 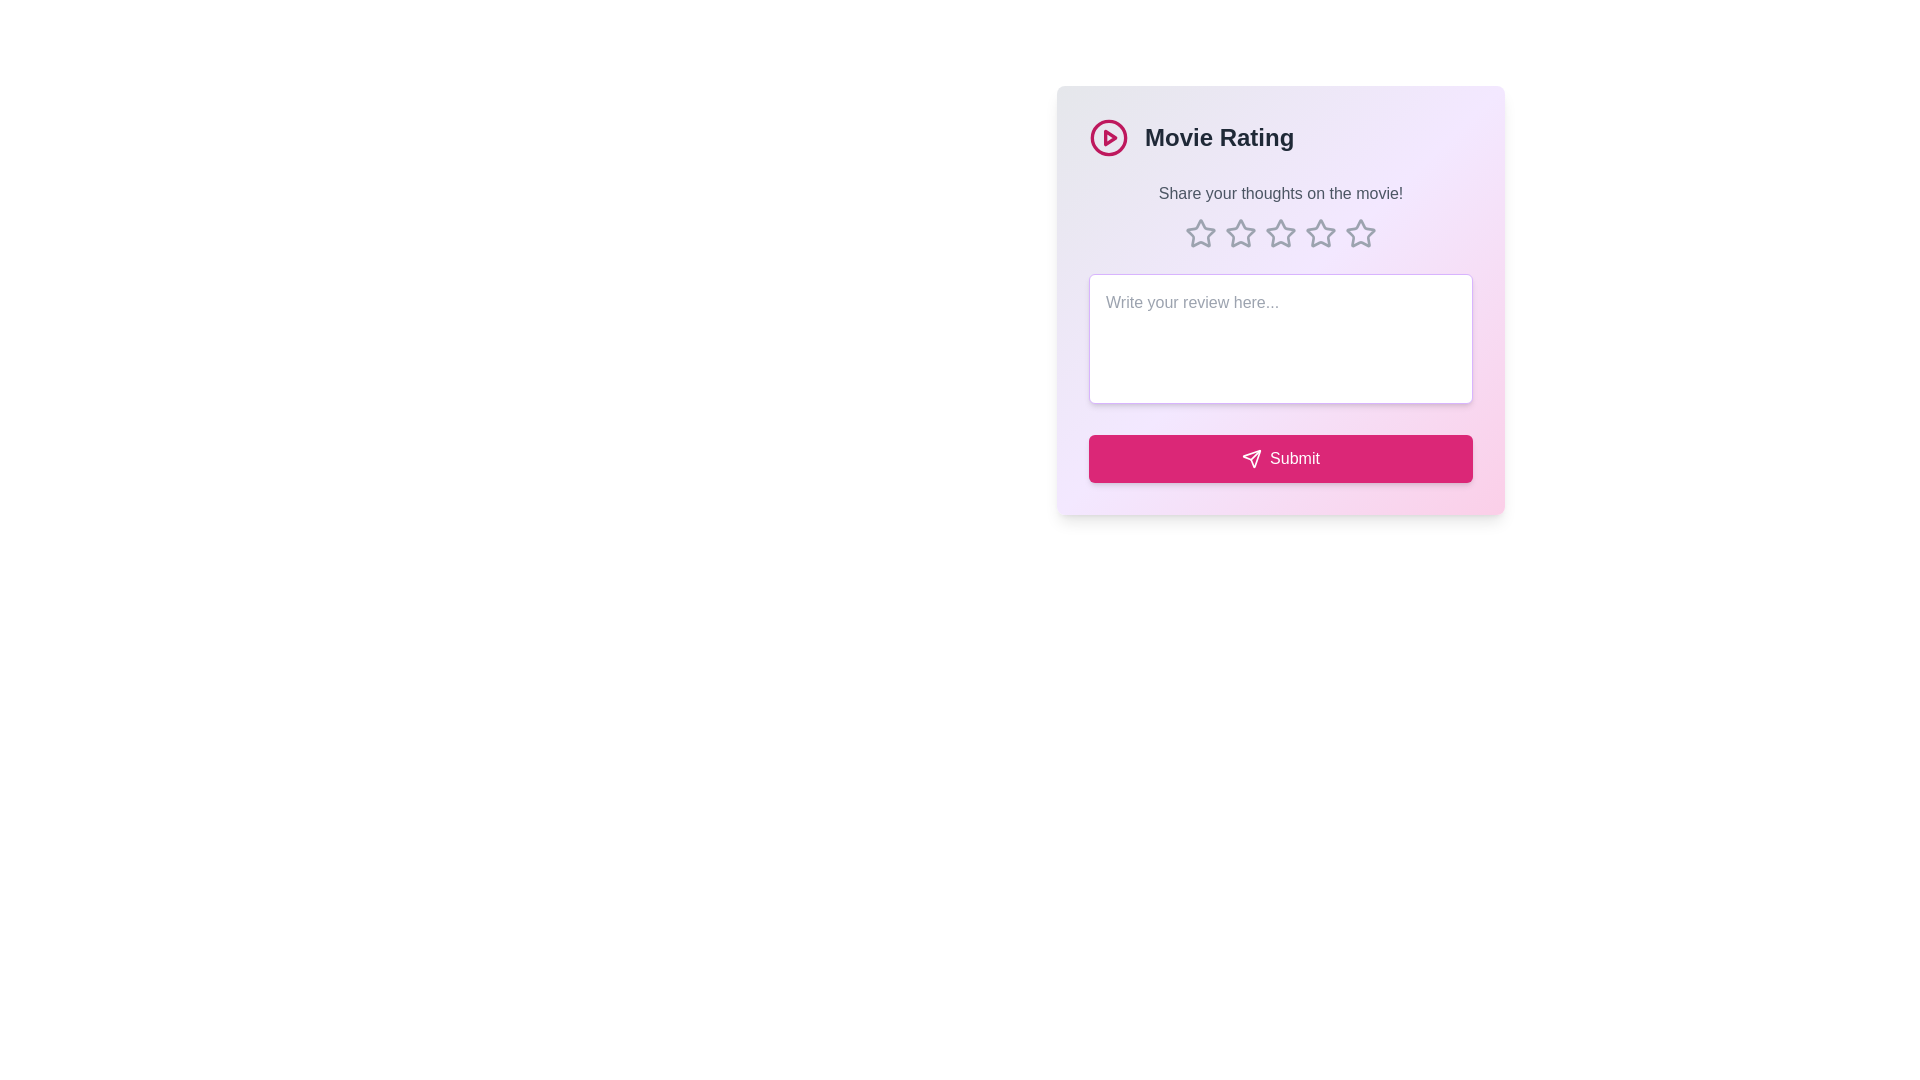 What do you see at coordinates (1200, 233) in the screenshot?
I see `the first star icon in the horizontal row of rating stars located under the title 'Share your thoughts on the movie!'` at bounding box center [1200, 233].